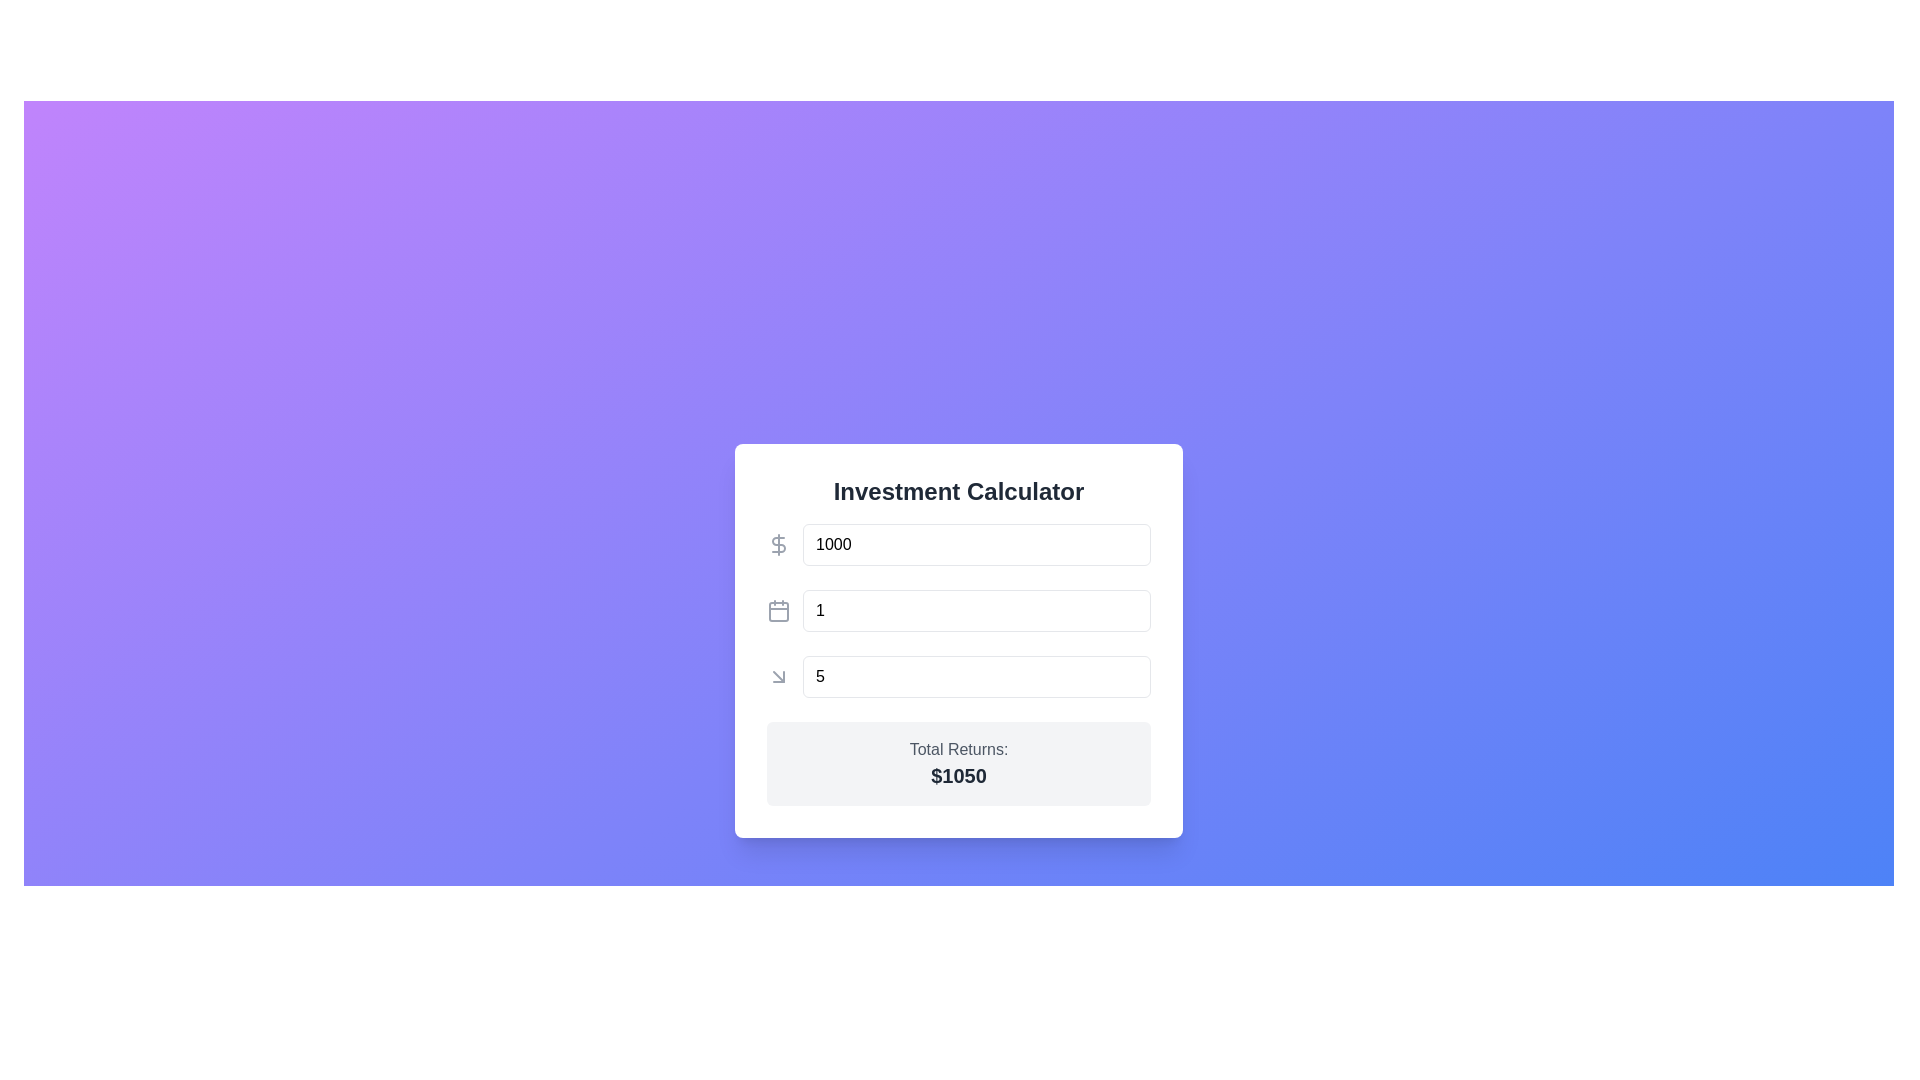 The width and height of the screenshot is (1920, 1080). Describe the element at coordinates (777, 676) in the screenshot. I see `the icon located to the left of the 'Interest Rate (%)' input field, which serves as a visual indicator for that input` at that location.